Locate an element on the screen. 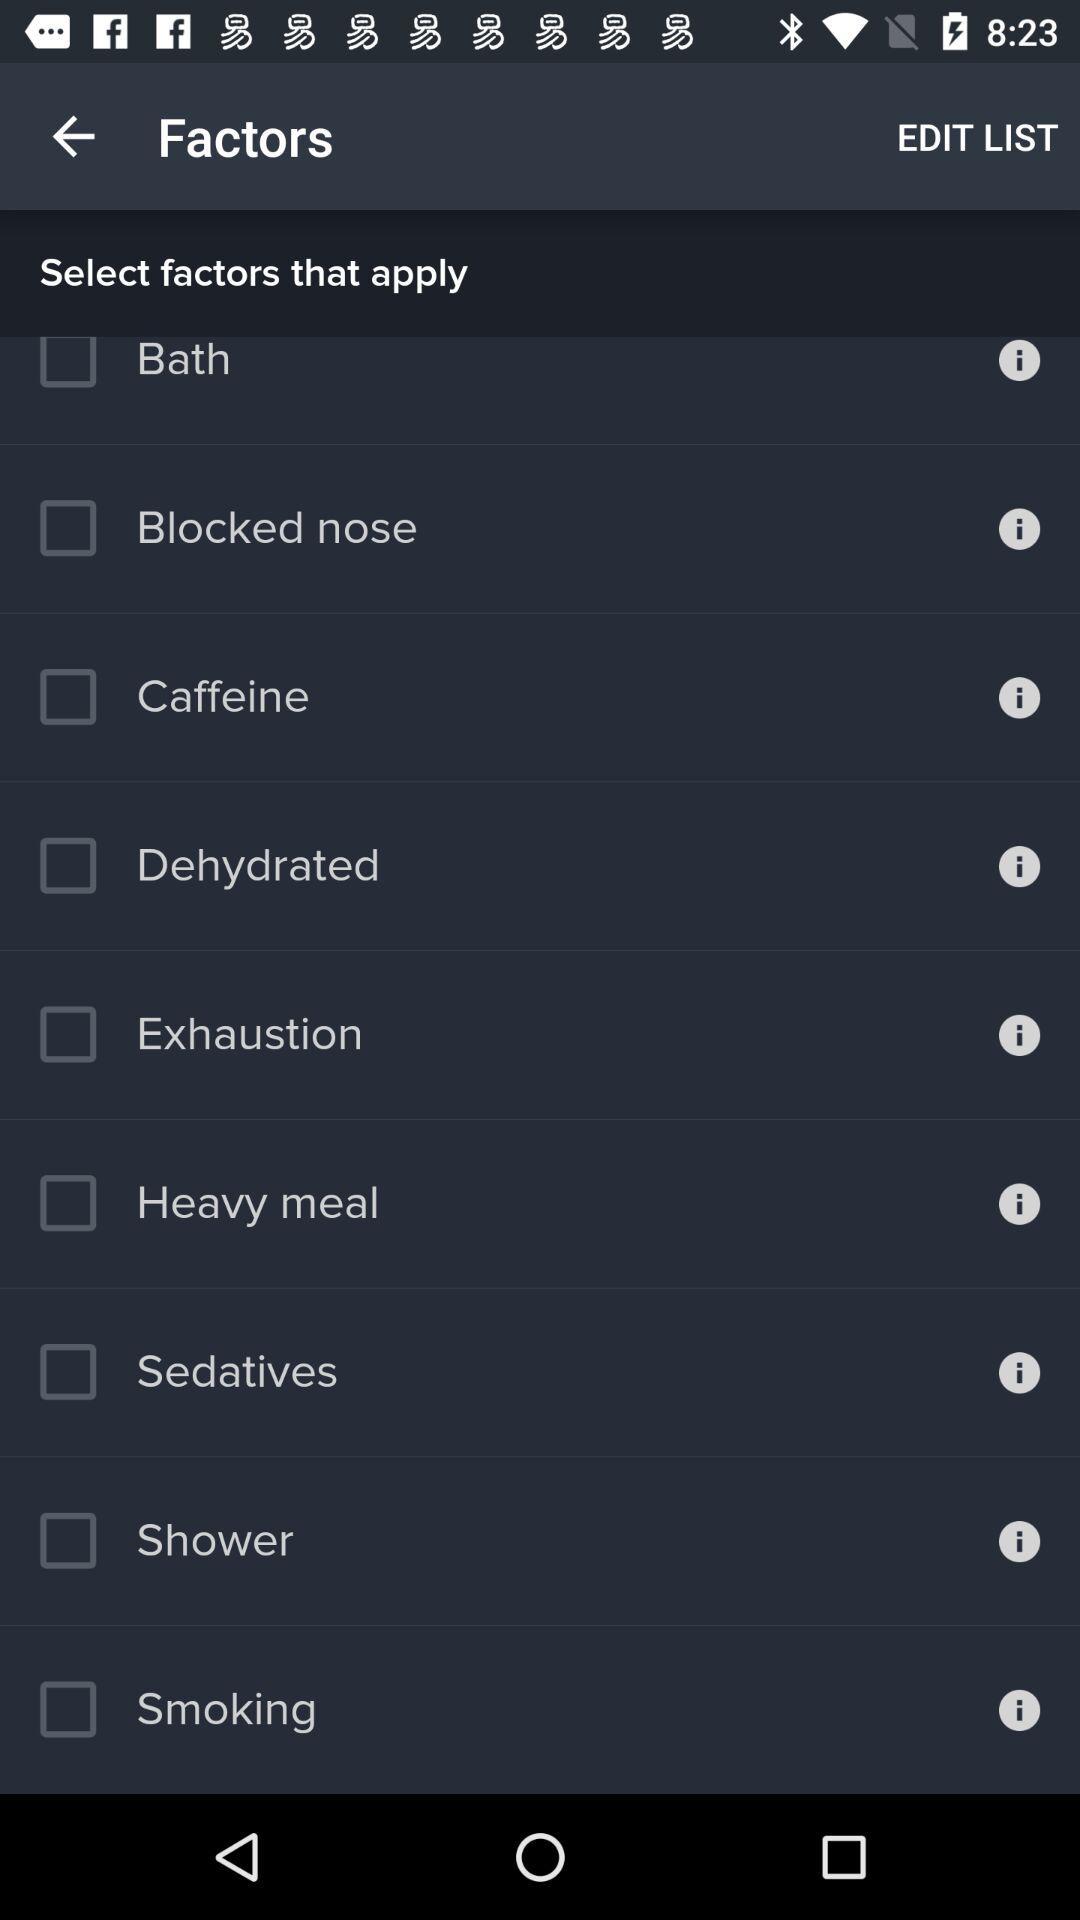 The height and width of the screenshot is (1920, 1080). information toggle is located at coordinates (1019, 1708).